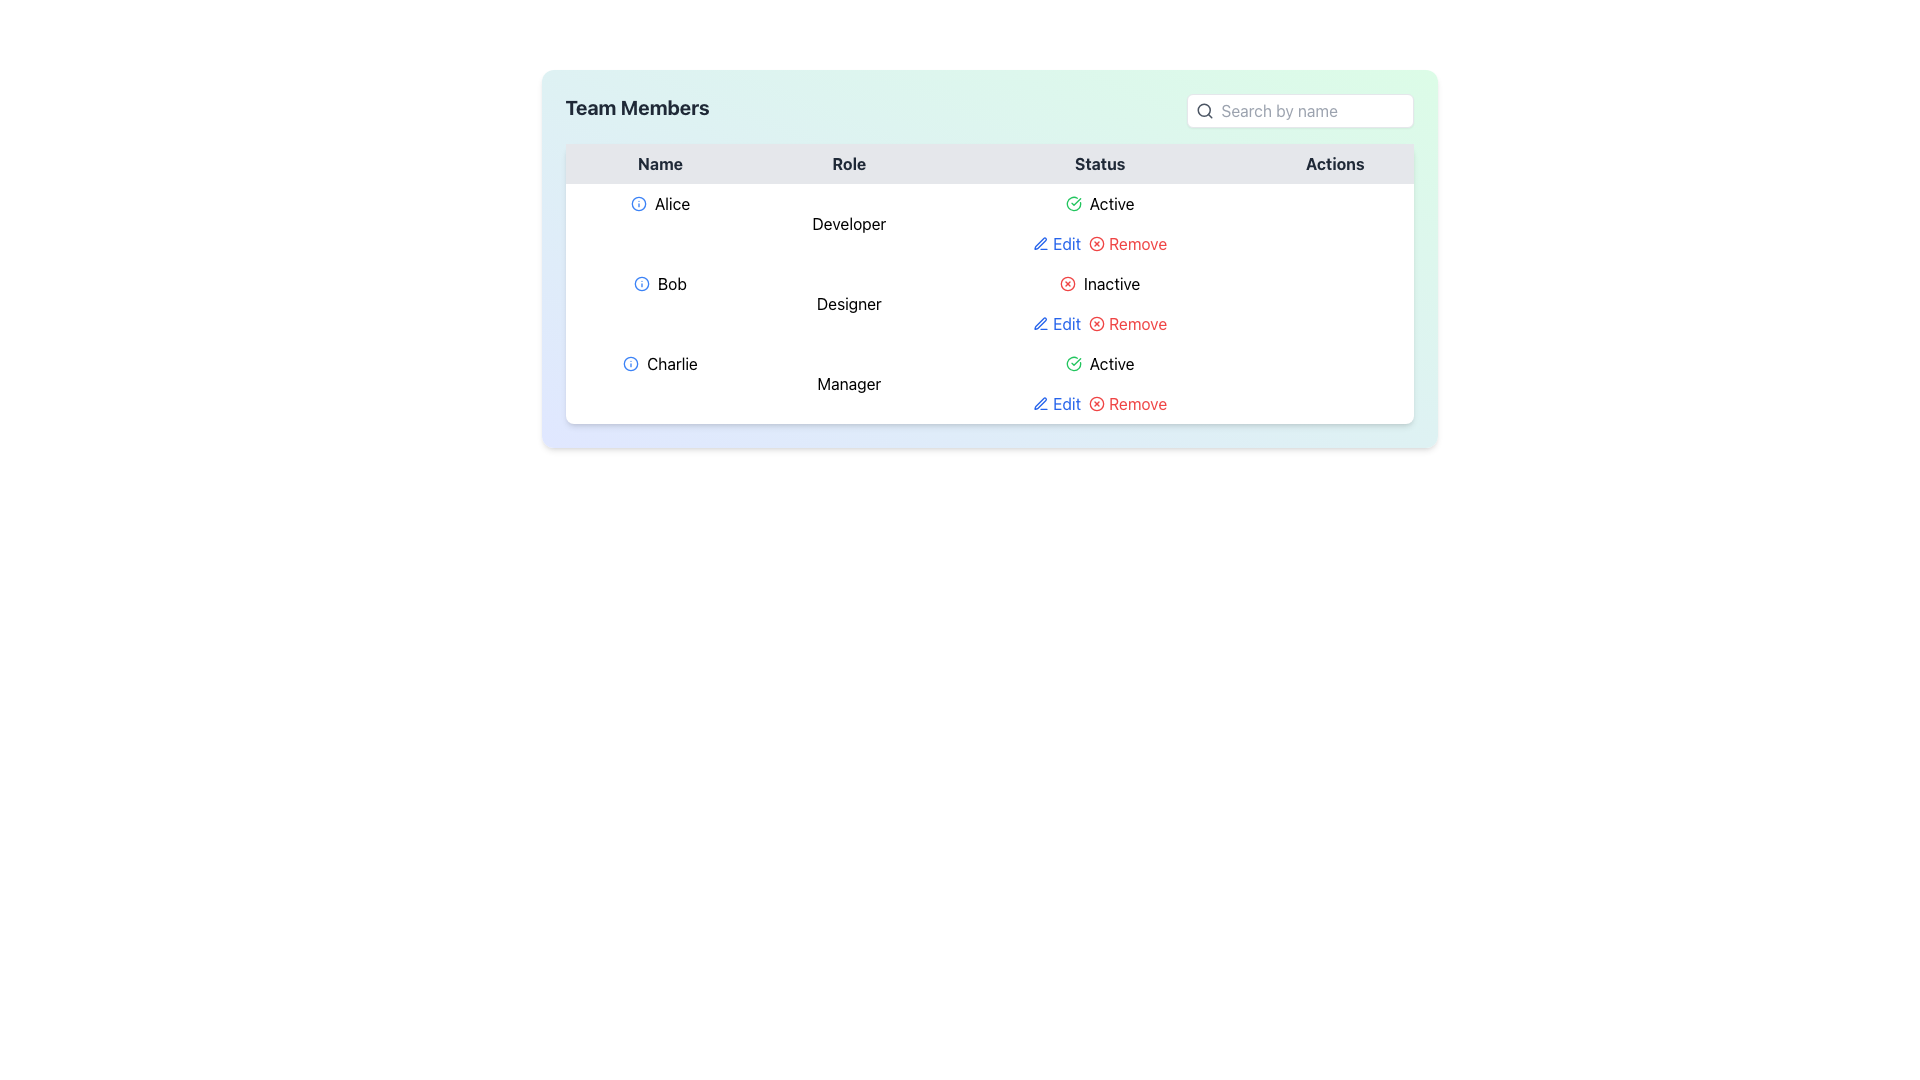  I want to click on the narrow rectangular text input field labeled 'Search by name', so click(1309, 111).